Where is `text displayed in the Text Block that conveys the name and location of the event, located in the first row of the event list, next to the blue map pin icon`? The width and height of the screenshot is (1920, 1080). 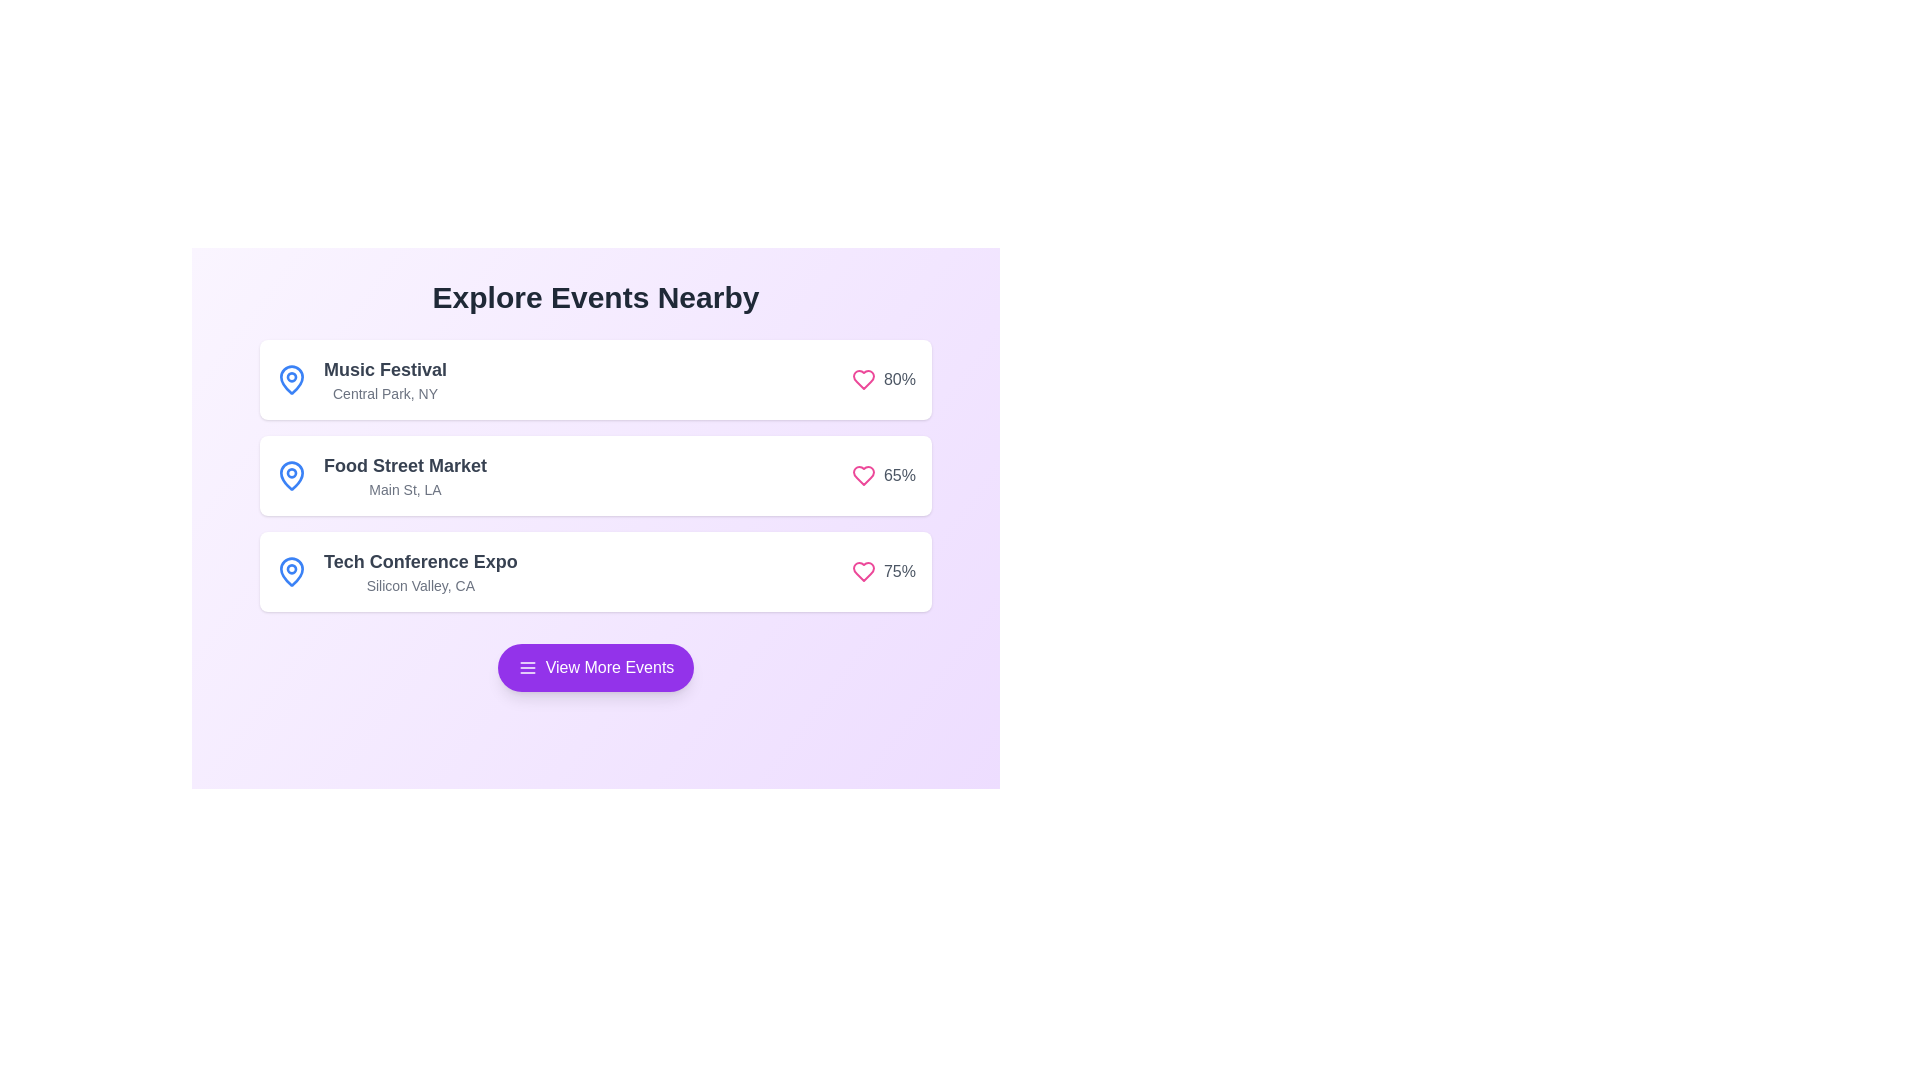
text displayed in the Text Block that conveys the name and location of the event, located in the first row of the event list, next to the blue map pin icon is located at coordinates (385, 380).